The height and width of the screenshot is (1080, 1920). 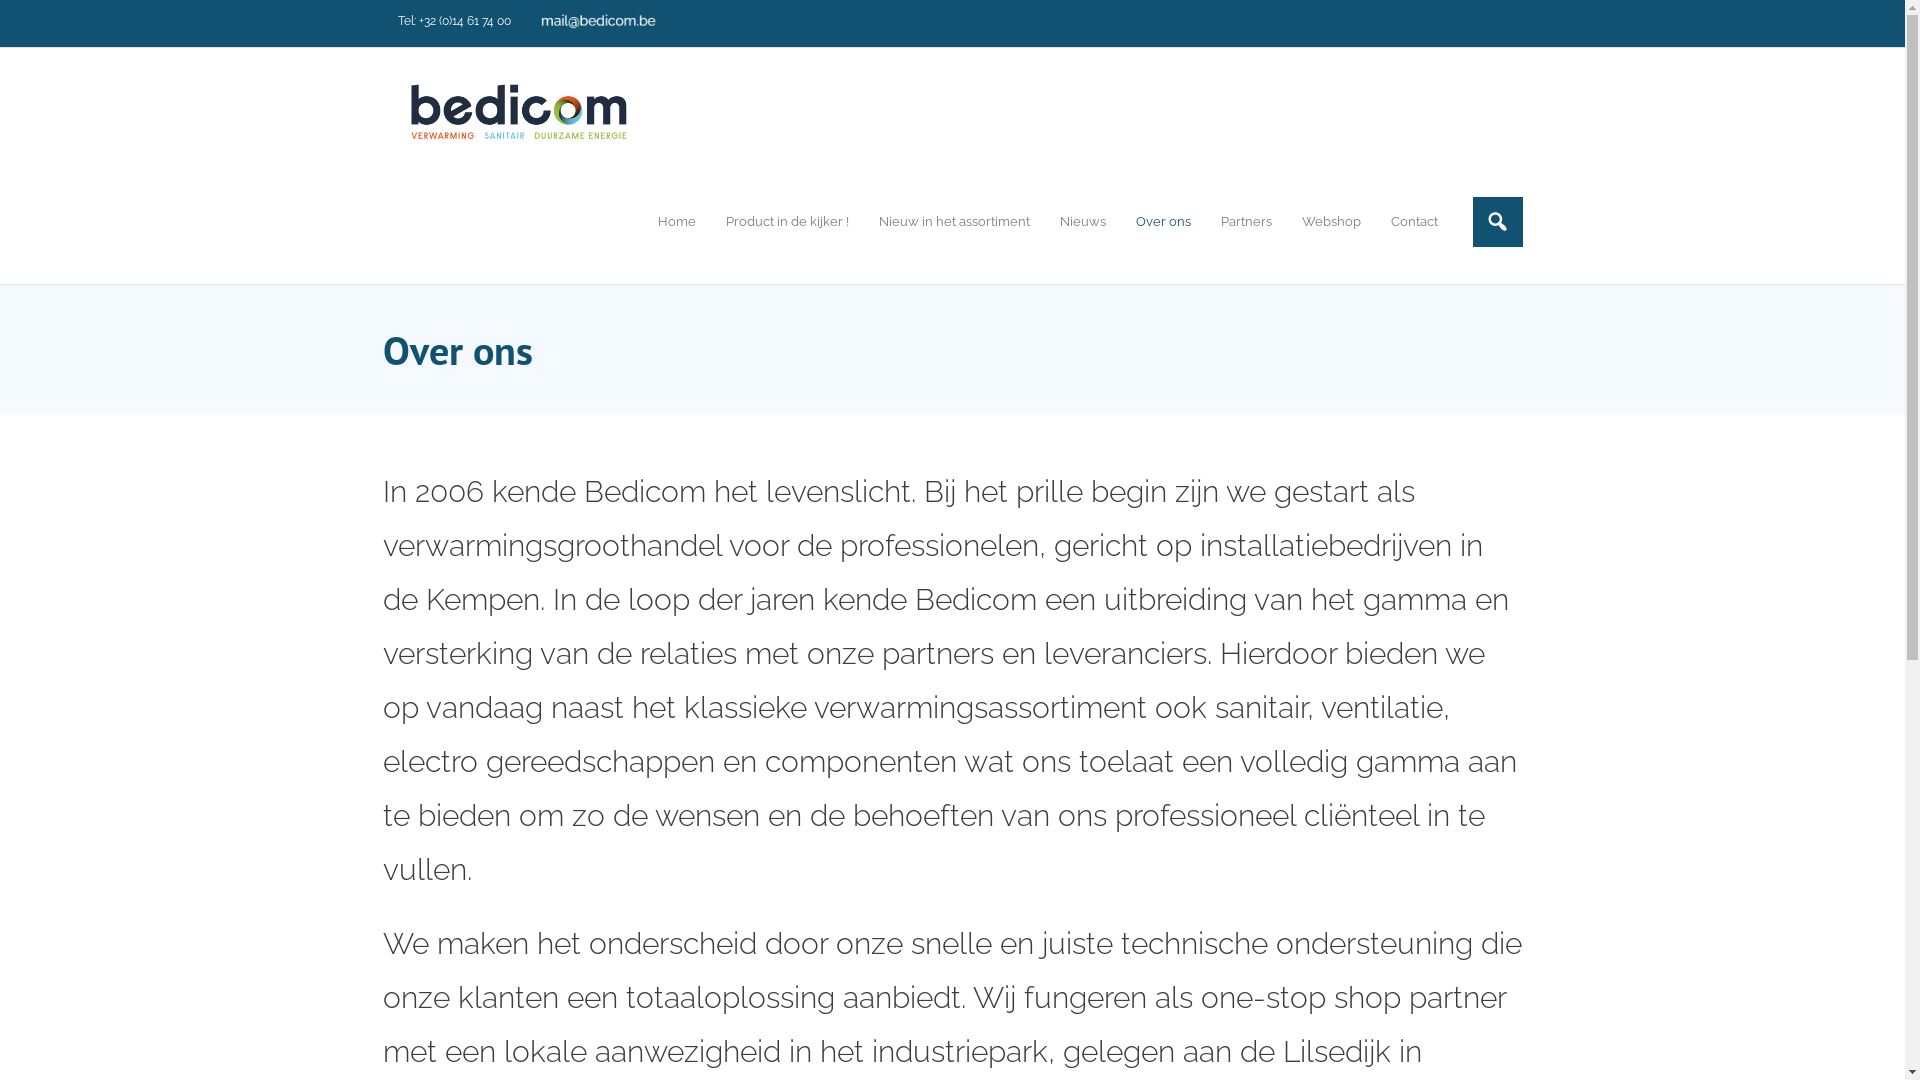 I want to click on 'Product in de kijker !', so click(x=785, y=221).